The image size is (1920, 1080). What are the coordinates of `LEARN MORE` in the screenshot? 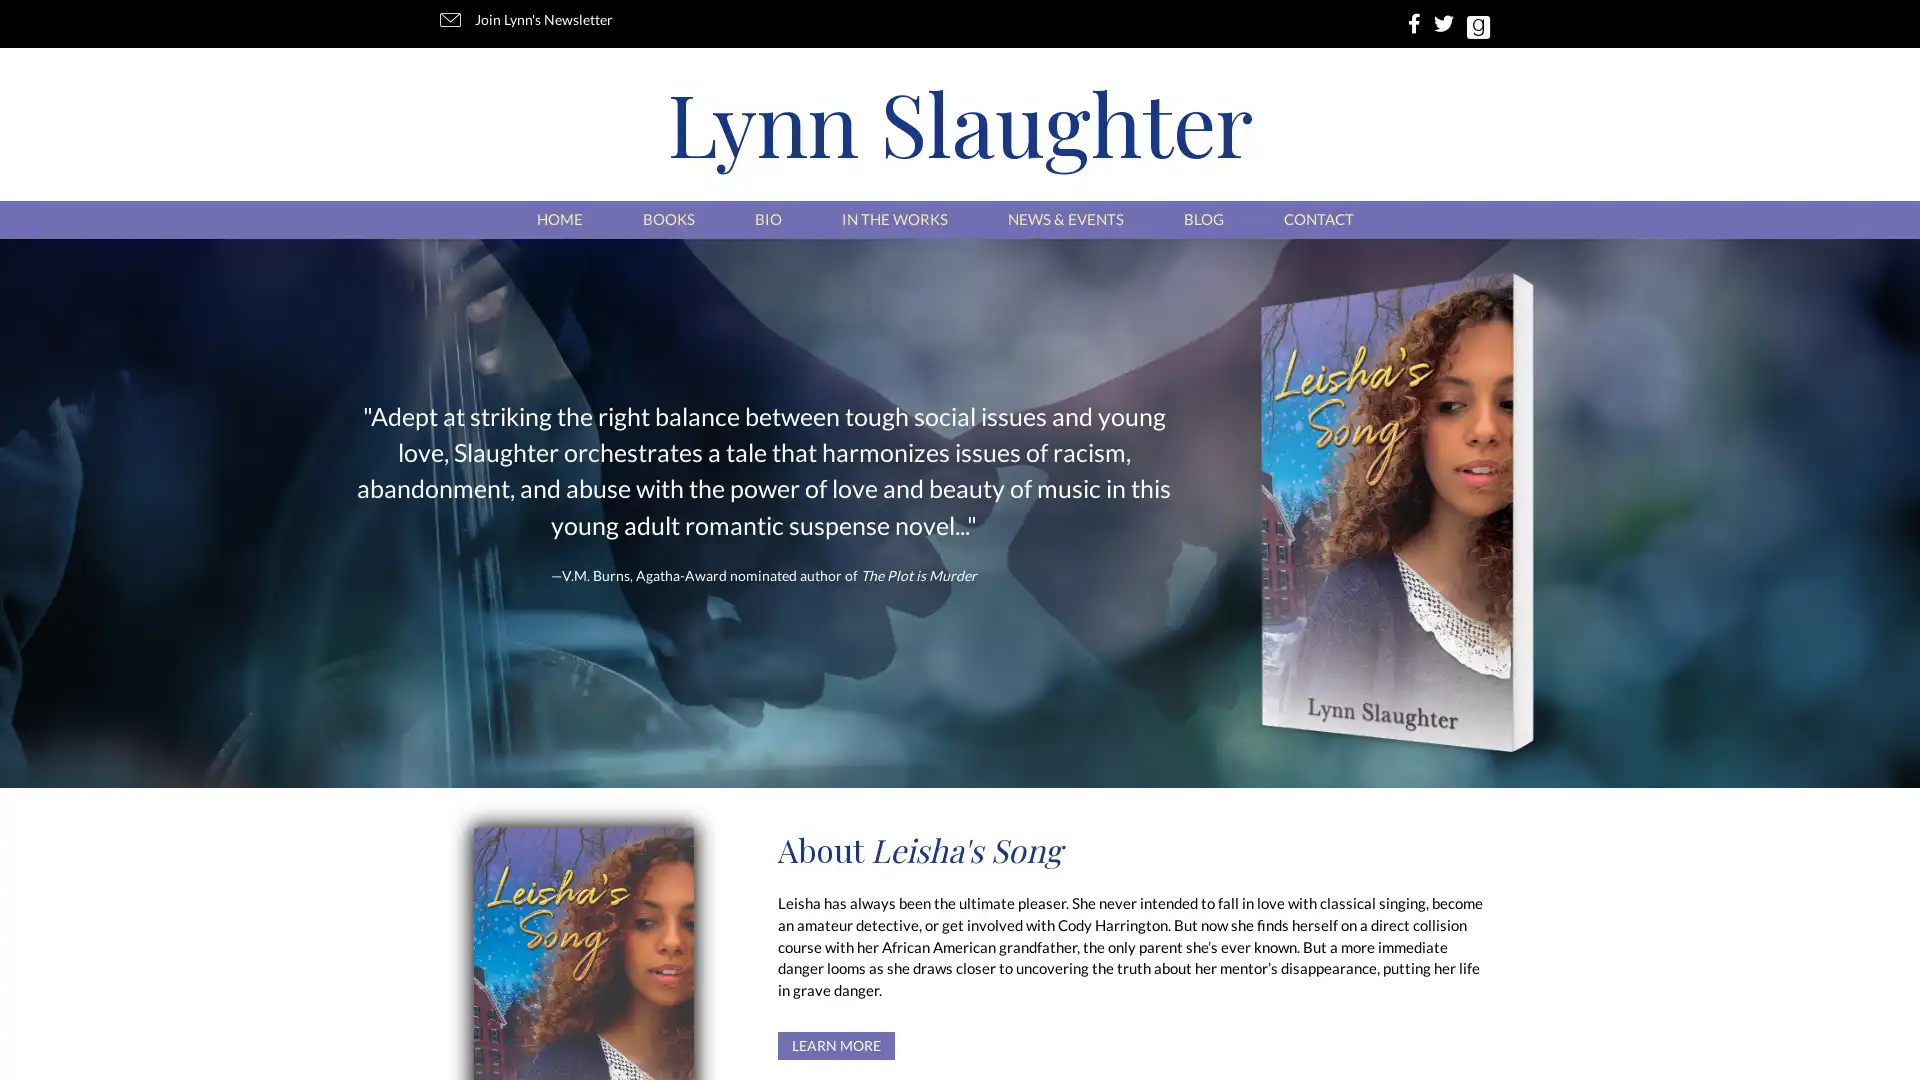 It's located at (836, 1044).